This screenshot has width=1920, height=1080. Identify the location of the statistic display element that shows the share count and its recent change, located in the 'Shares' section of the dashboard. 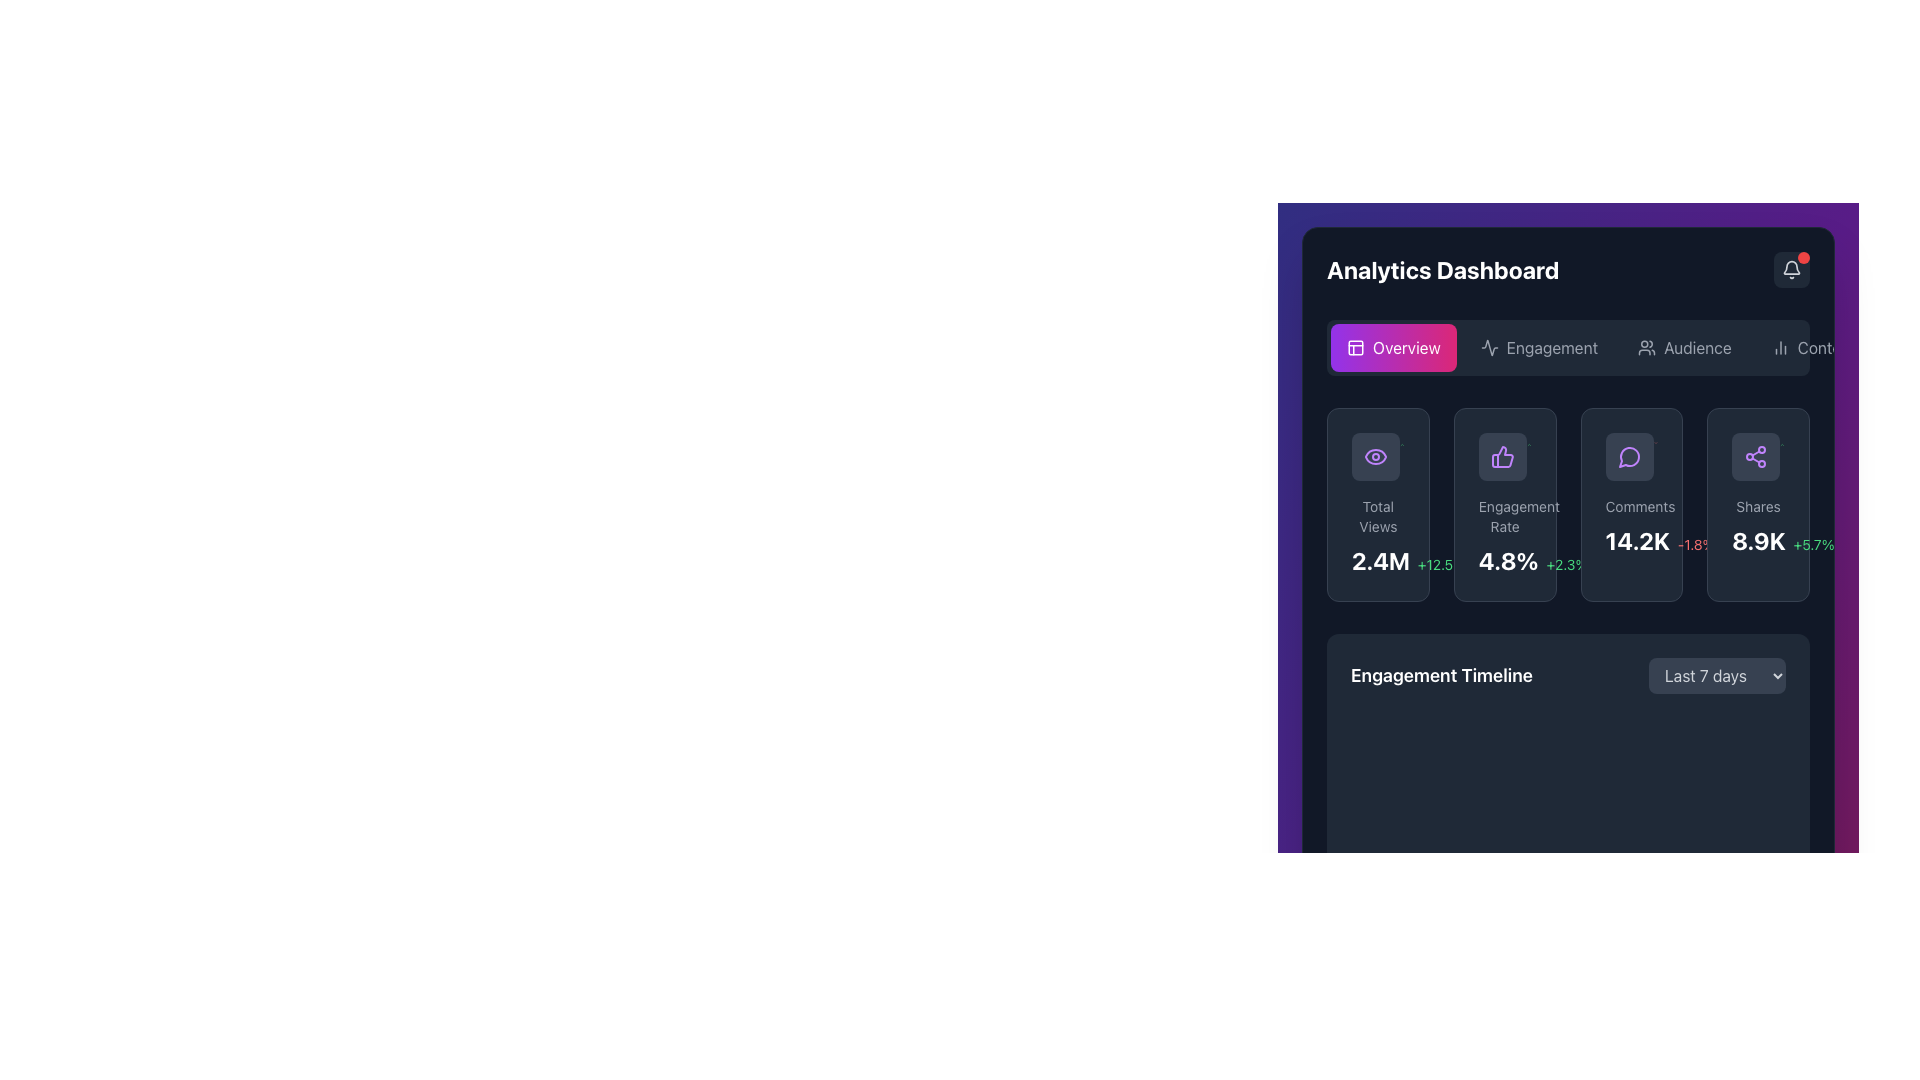
(1757, 540).